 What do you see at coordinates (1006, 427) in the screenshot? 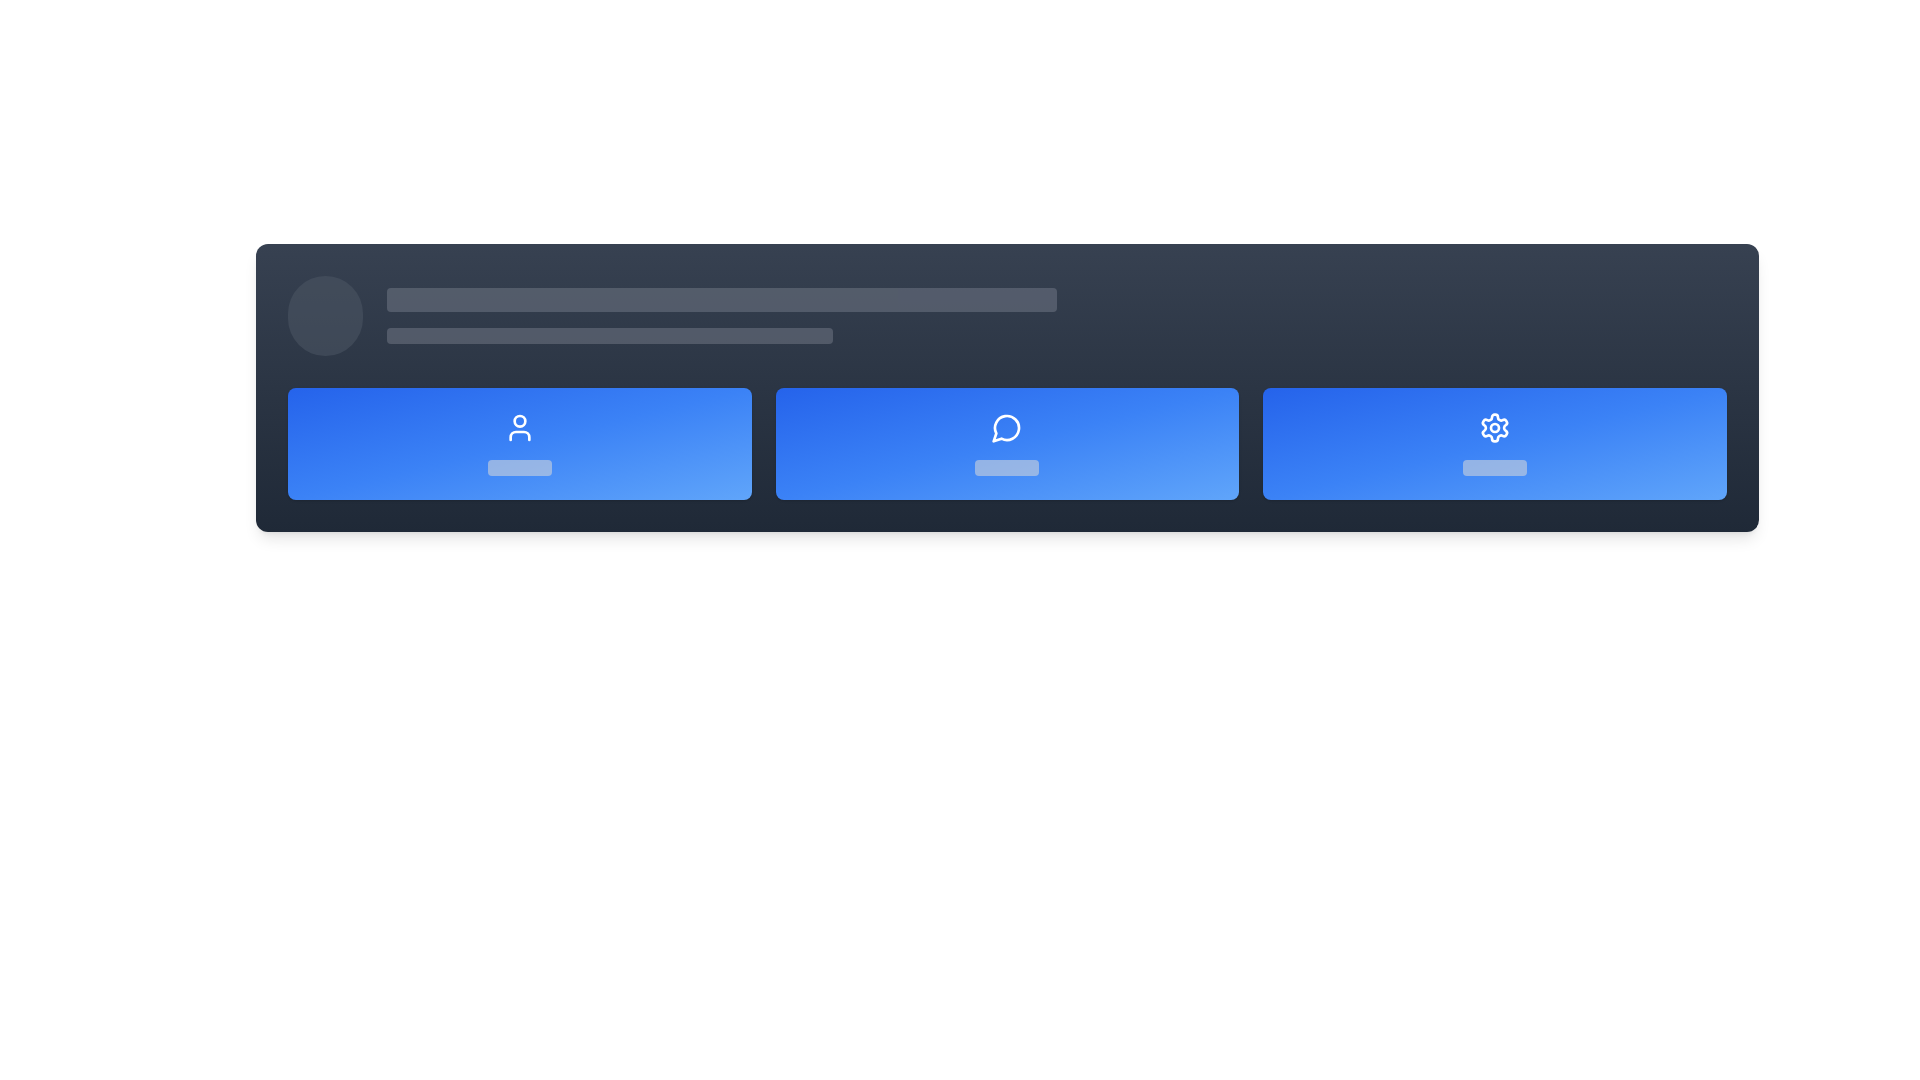
I see `the speech bubble icon which is centrally located inside the second blue button from the left in a row of three buttons` at bounding box center [1006, 427].